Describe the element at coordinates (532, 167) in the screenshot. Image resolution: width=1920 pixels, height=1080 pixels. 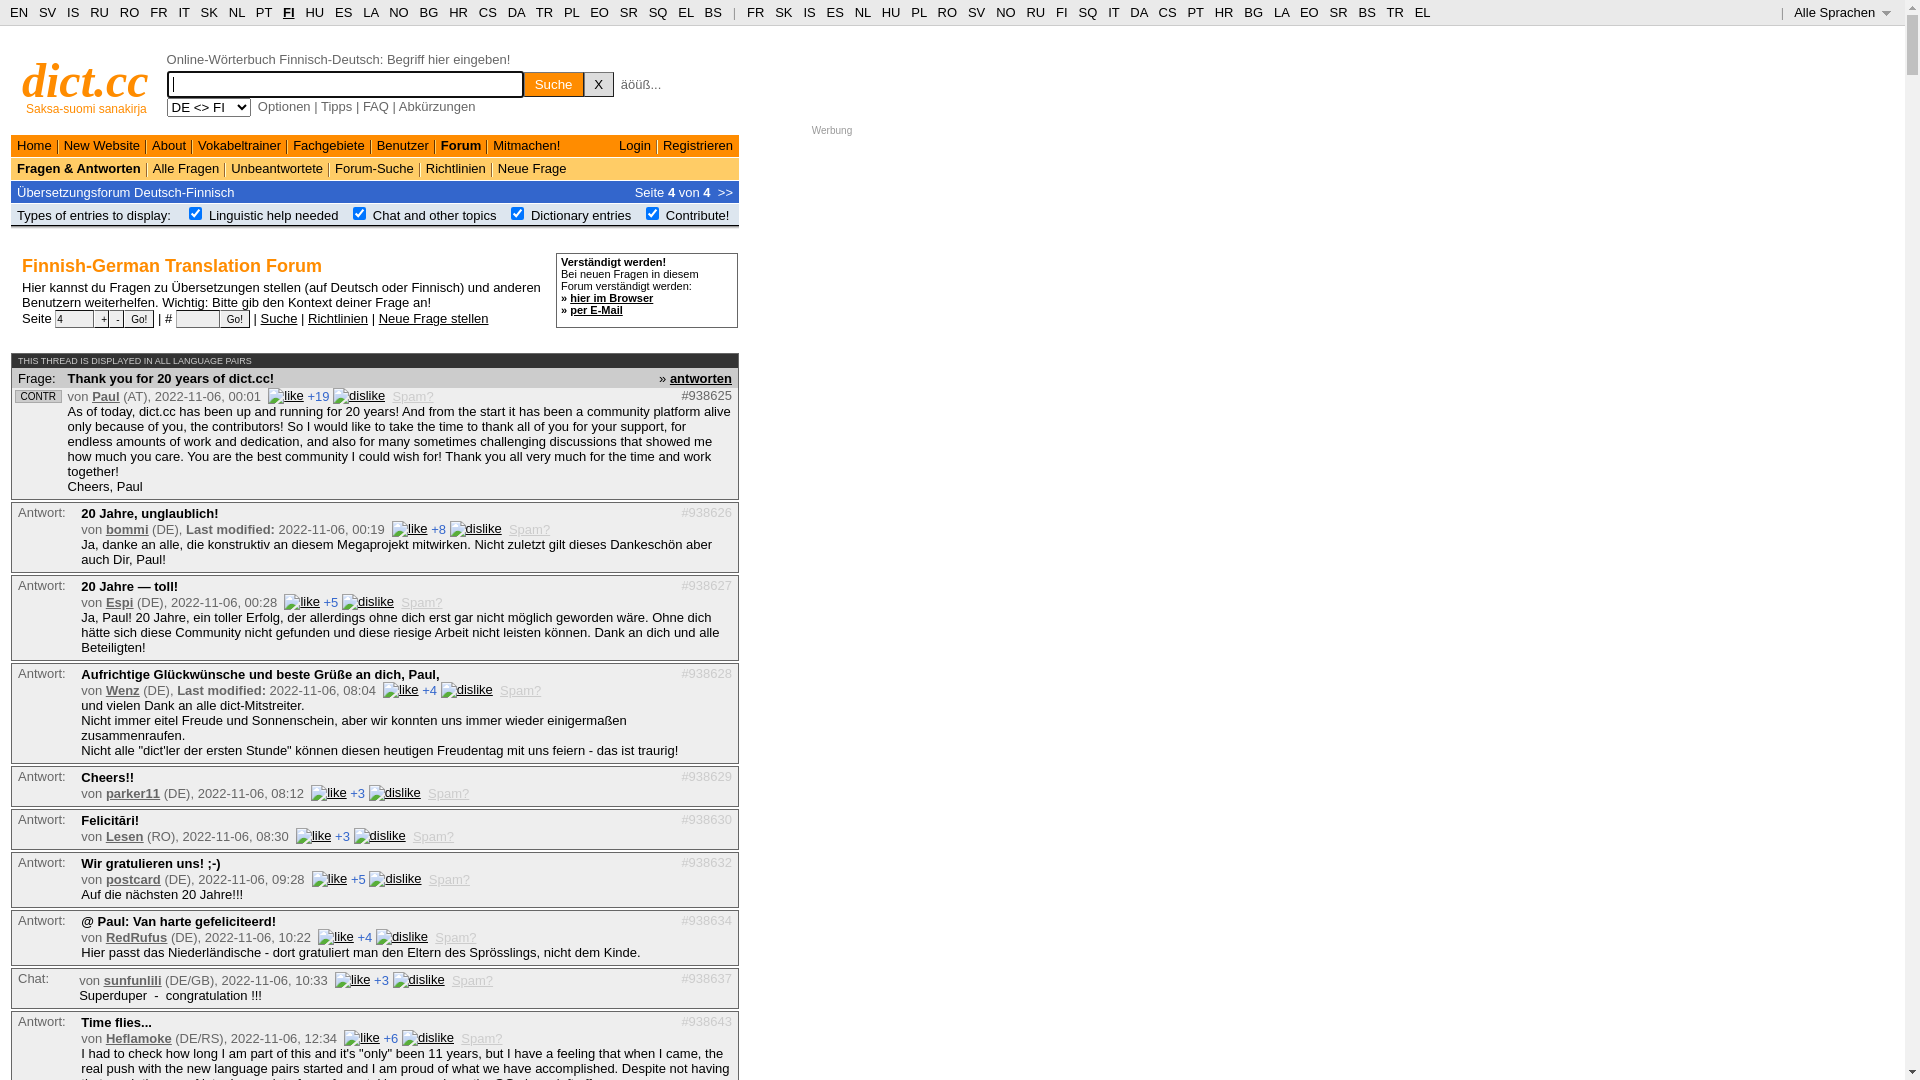
I see `'Neue Frage'` at that location.